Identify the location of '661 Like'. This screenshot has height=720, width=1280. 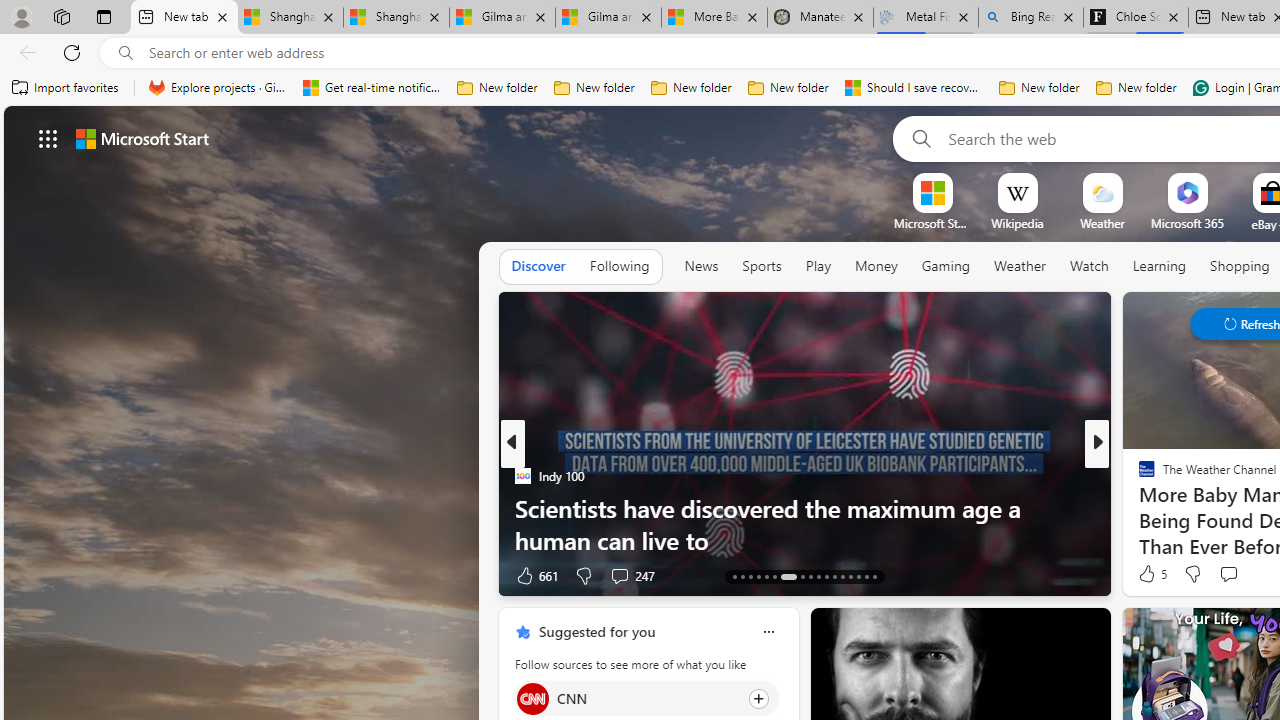
(535, 575).